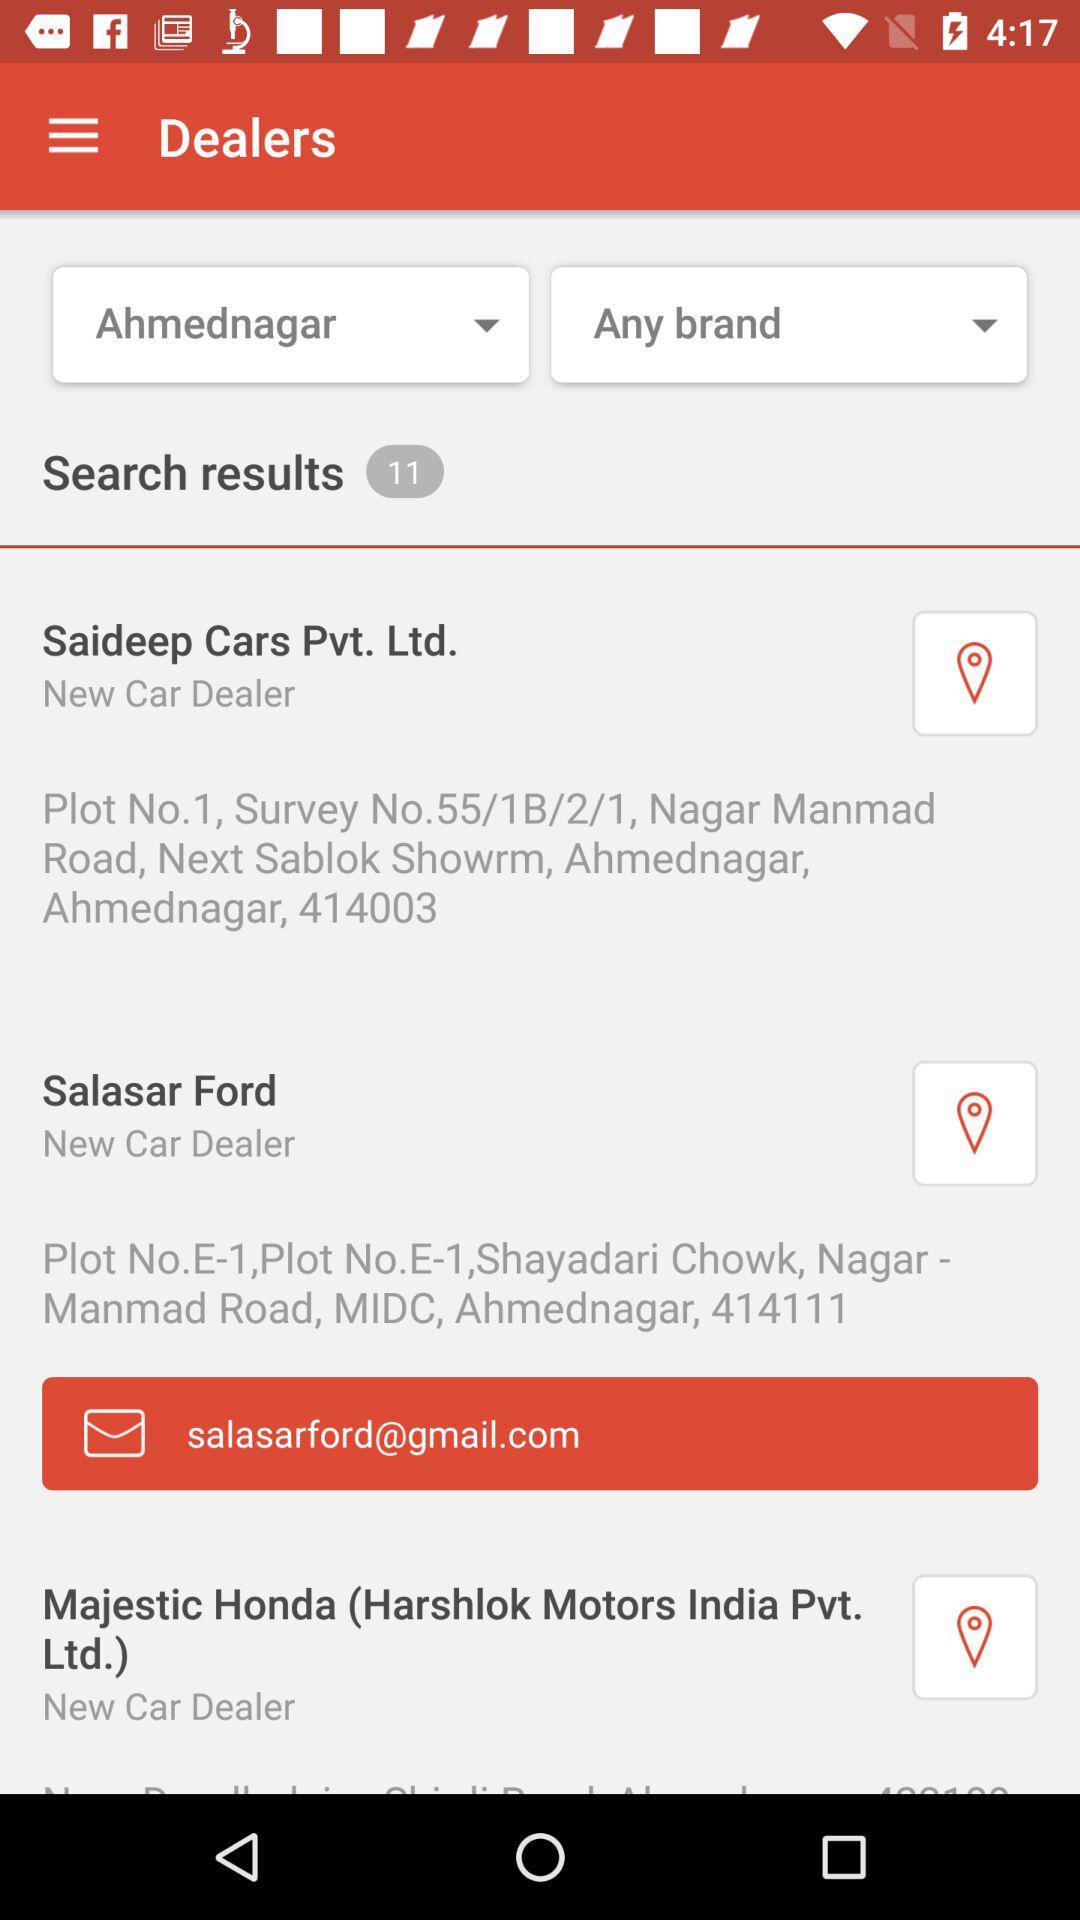  I want to click on show on maps, so click(974, 1123).